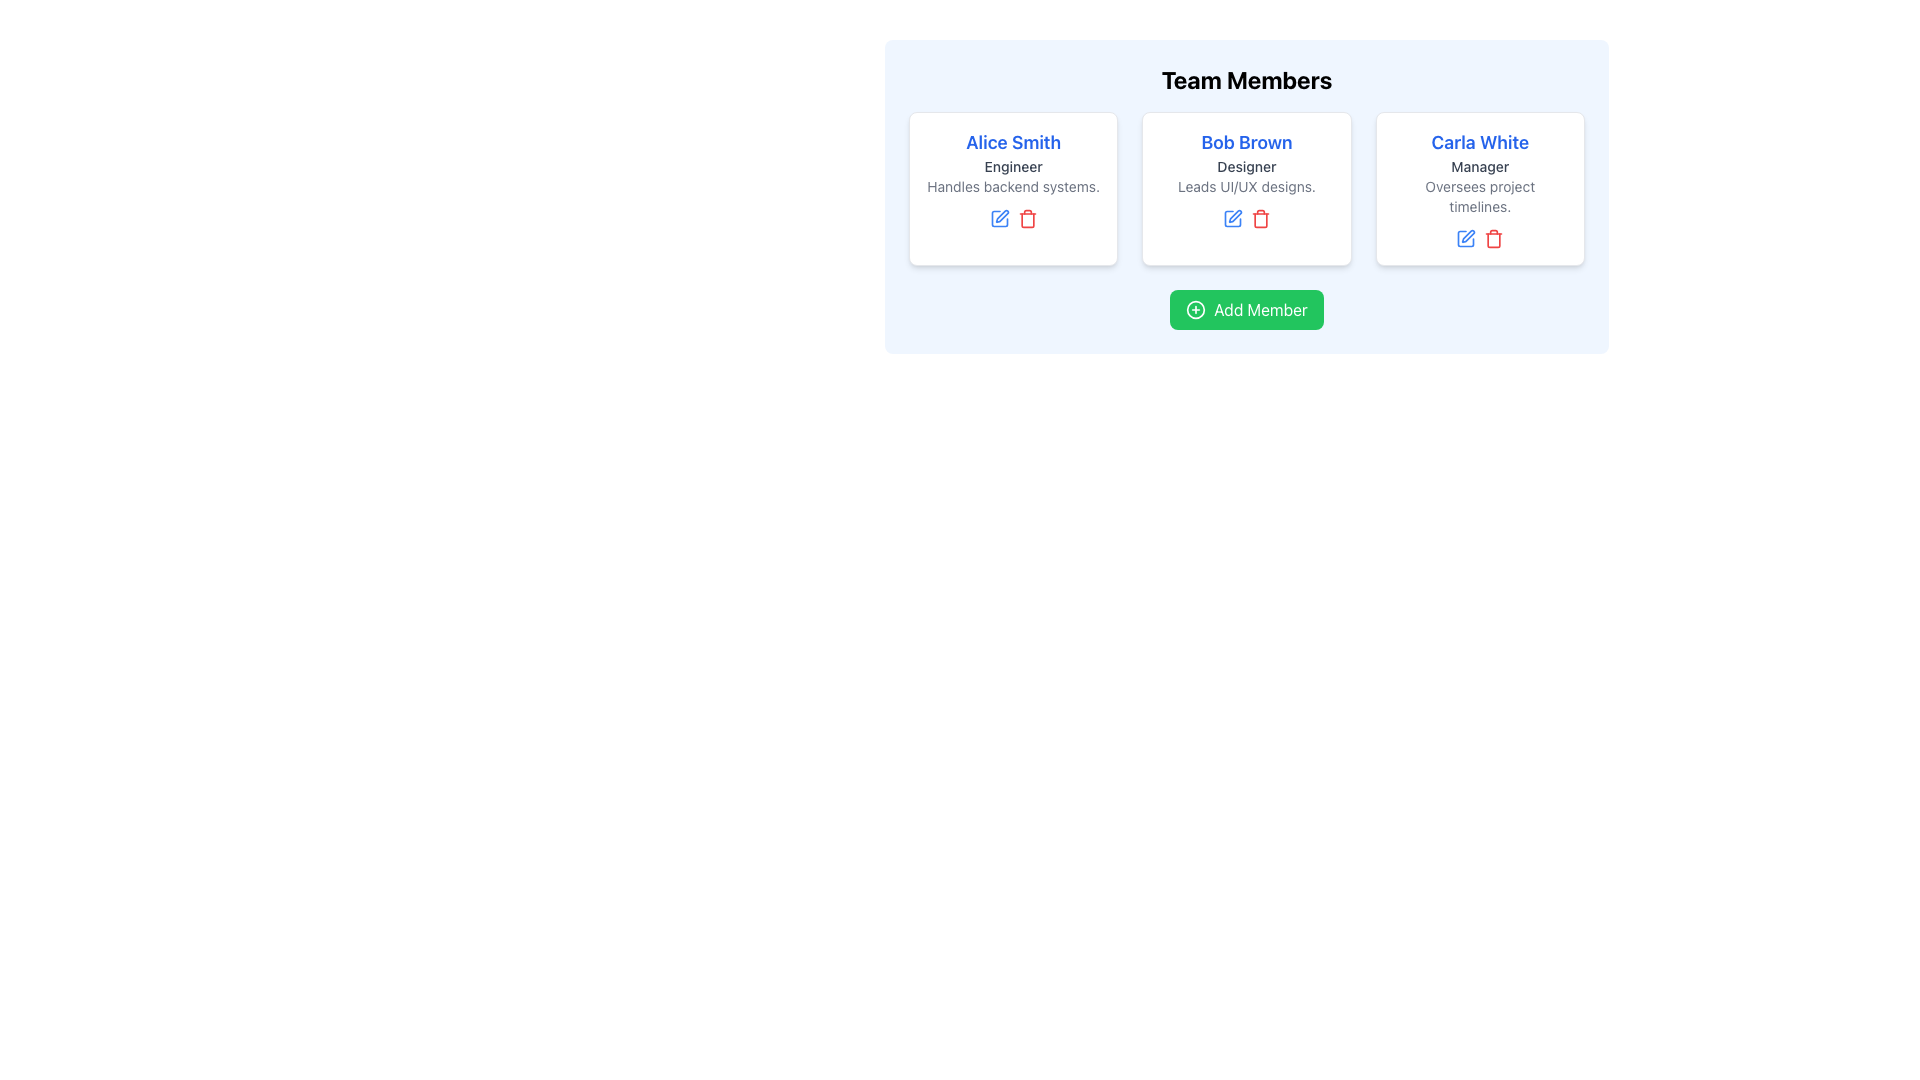 The width and height of the screenshot is (1920, 1080). I want to click on the Text label that describes 'Alice Smith's' specialization in backend systems, located below the 'Engineer' title and above the icons at the bottom of the card, so click(1013, 186).